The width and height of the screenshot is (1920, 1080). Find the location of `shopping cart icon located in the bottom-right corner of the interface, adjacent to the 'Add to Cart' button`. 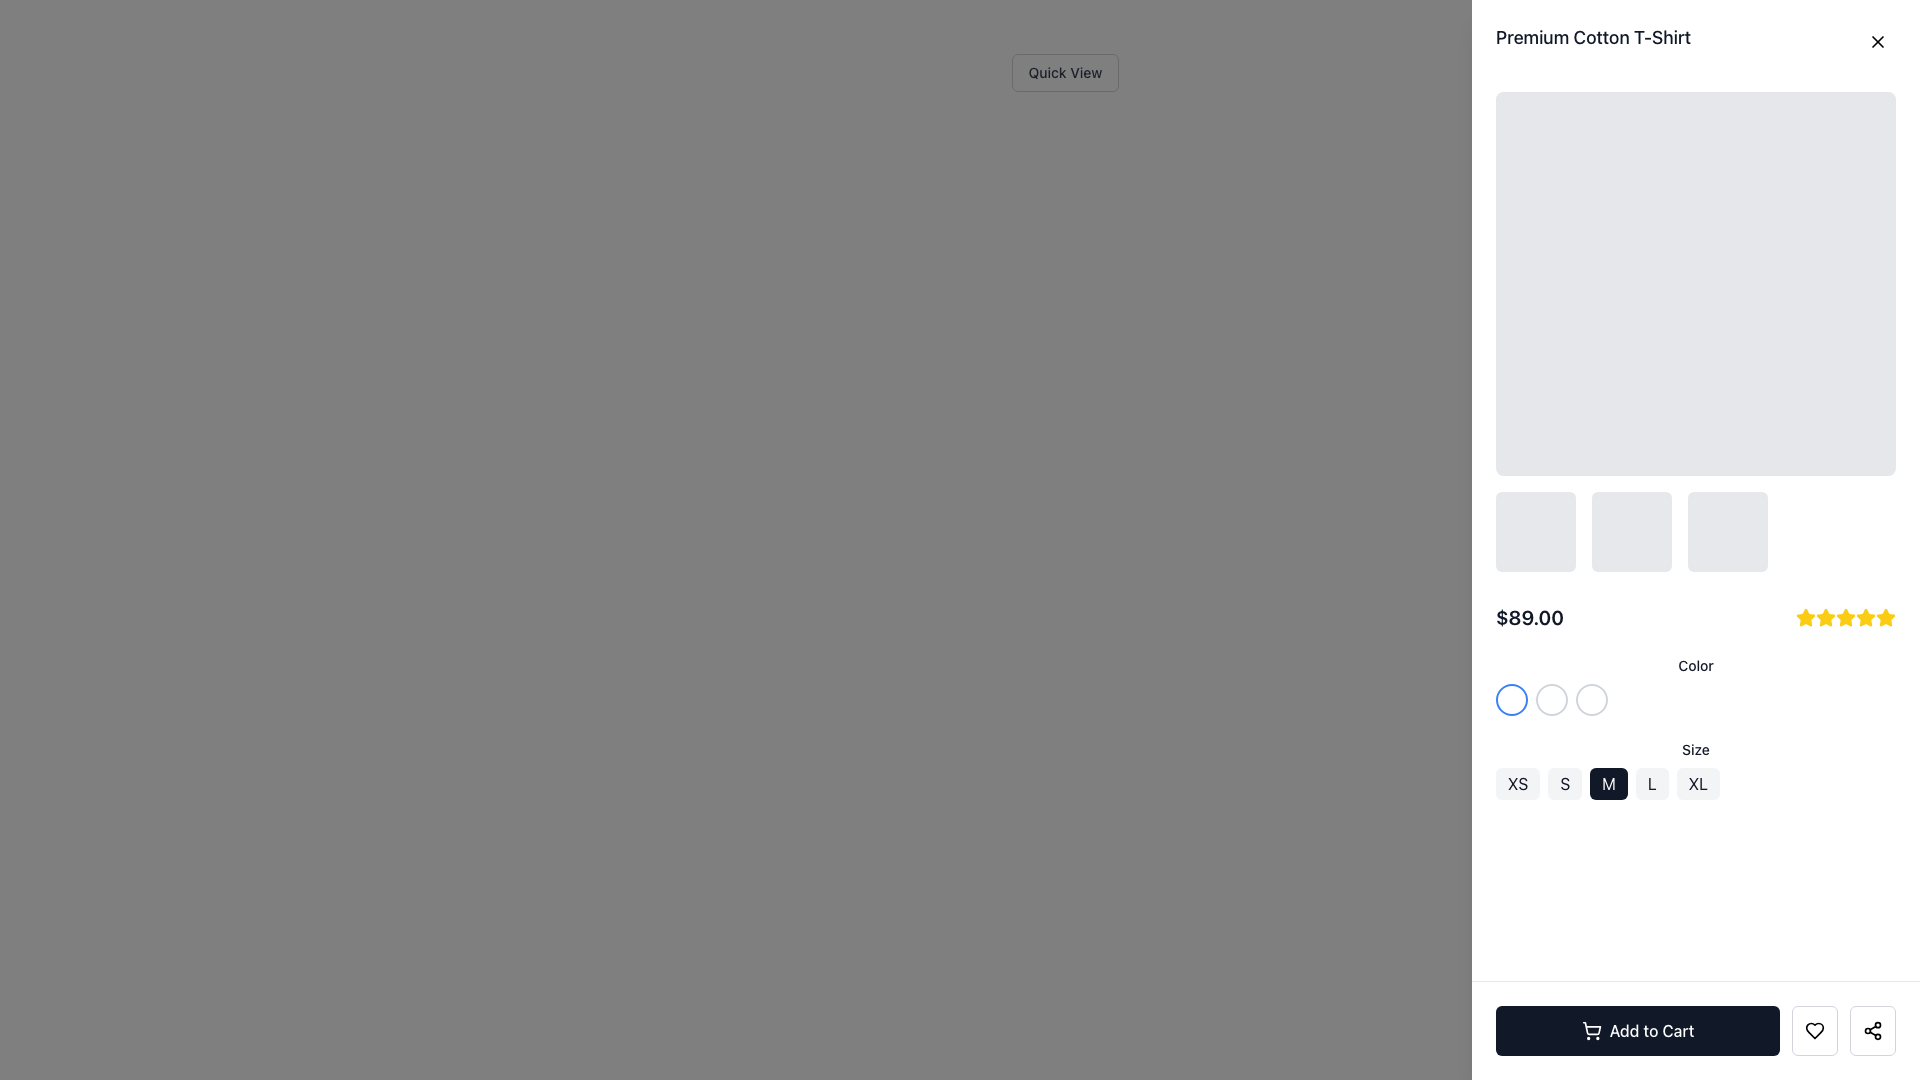

shopping cart icon located in the bottom-right corner of the interface, adjacent to the 'Add to Cart' button is located at coordinates (1590, 1028).